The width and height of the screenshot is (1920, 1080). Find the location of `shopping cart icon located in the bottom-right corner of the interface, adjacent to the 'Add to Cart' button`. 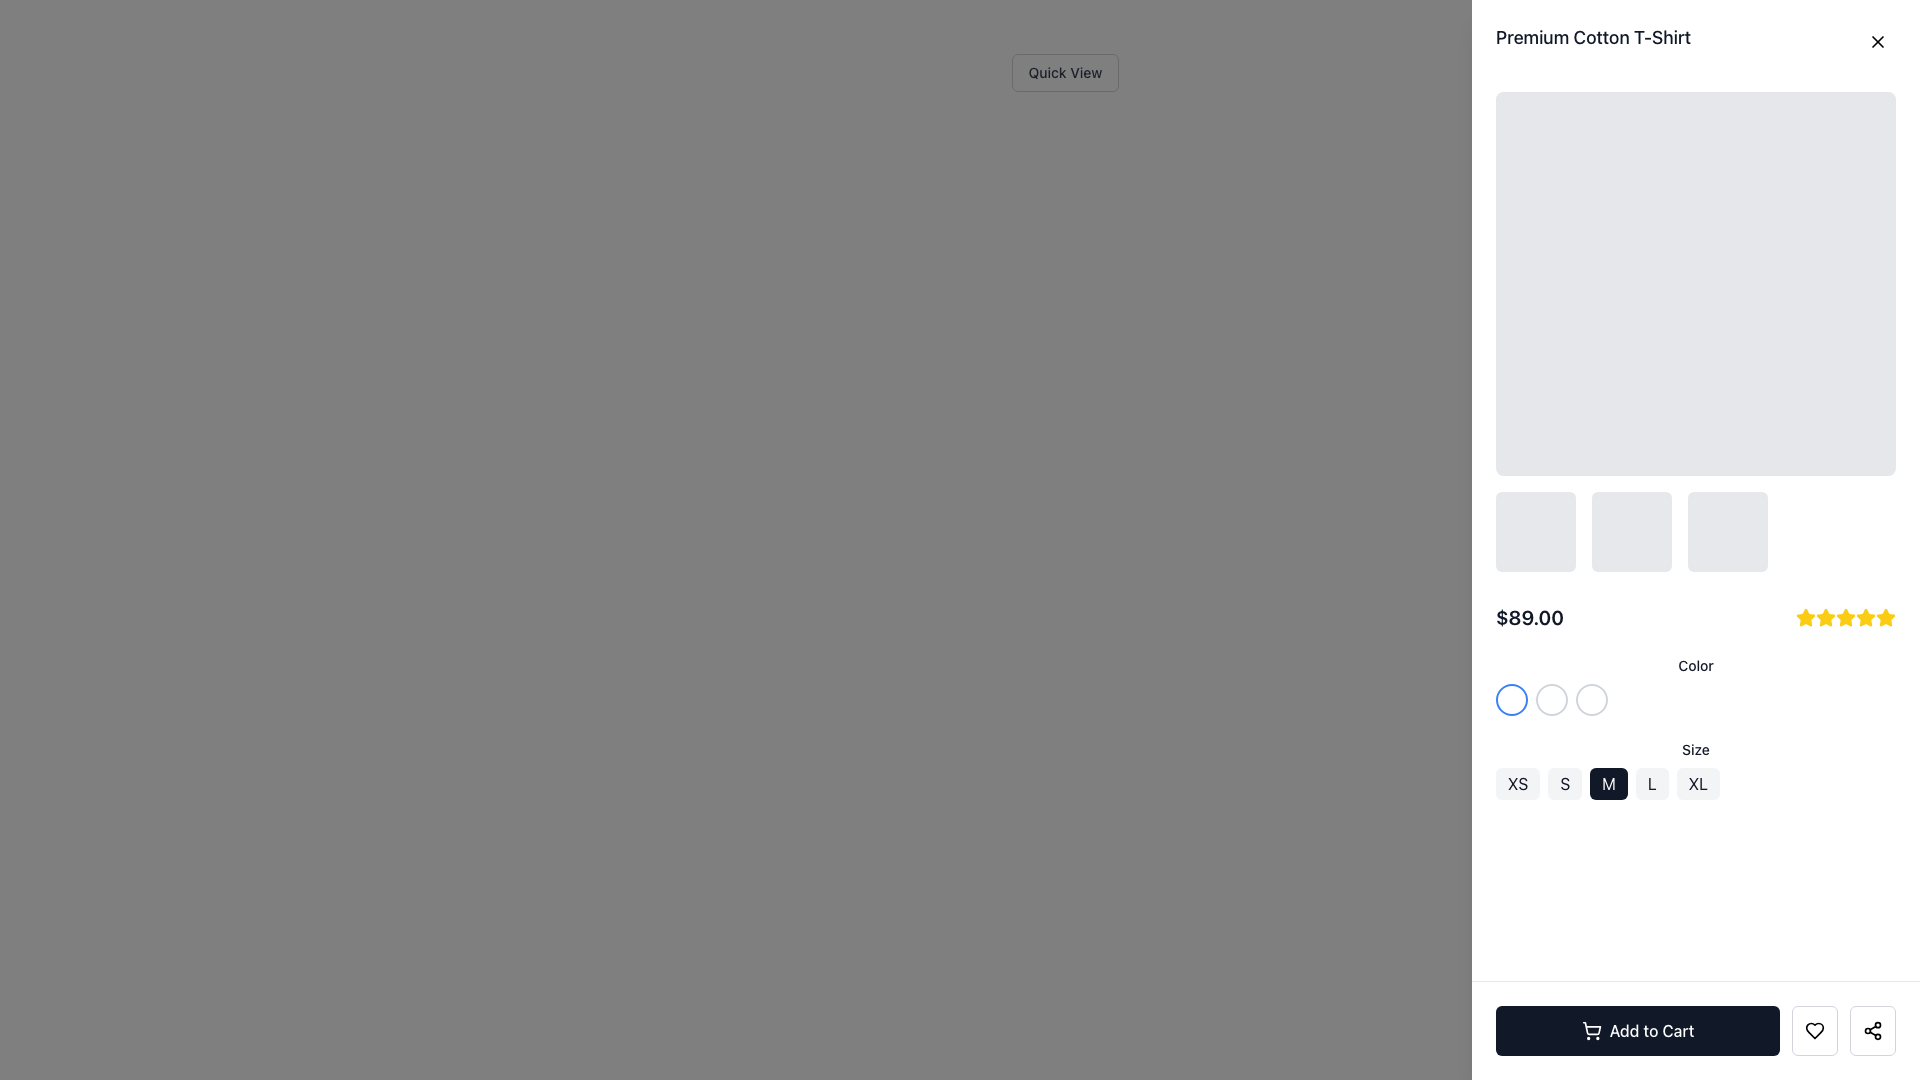

shopping cart icon located in the bottom-right corner of the interface, adjacent to the 'Add to Cart' button is located at coordinates (1590, 1028).